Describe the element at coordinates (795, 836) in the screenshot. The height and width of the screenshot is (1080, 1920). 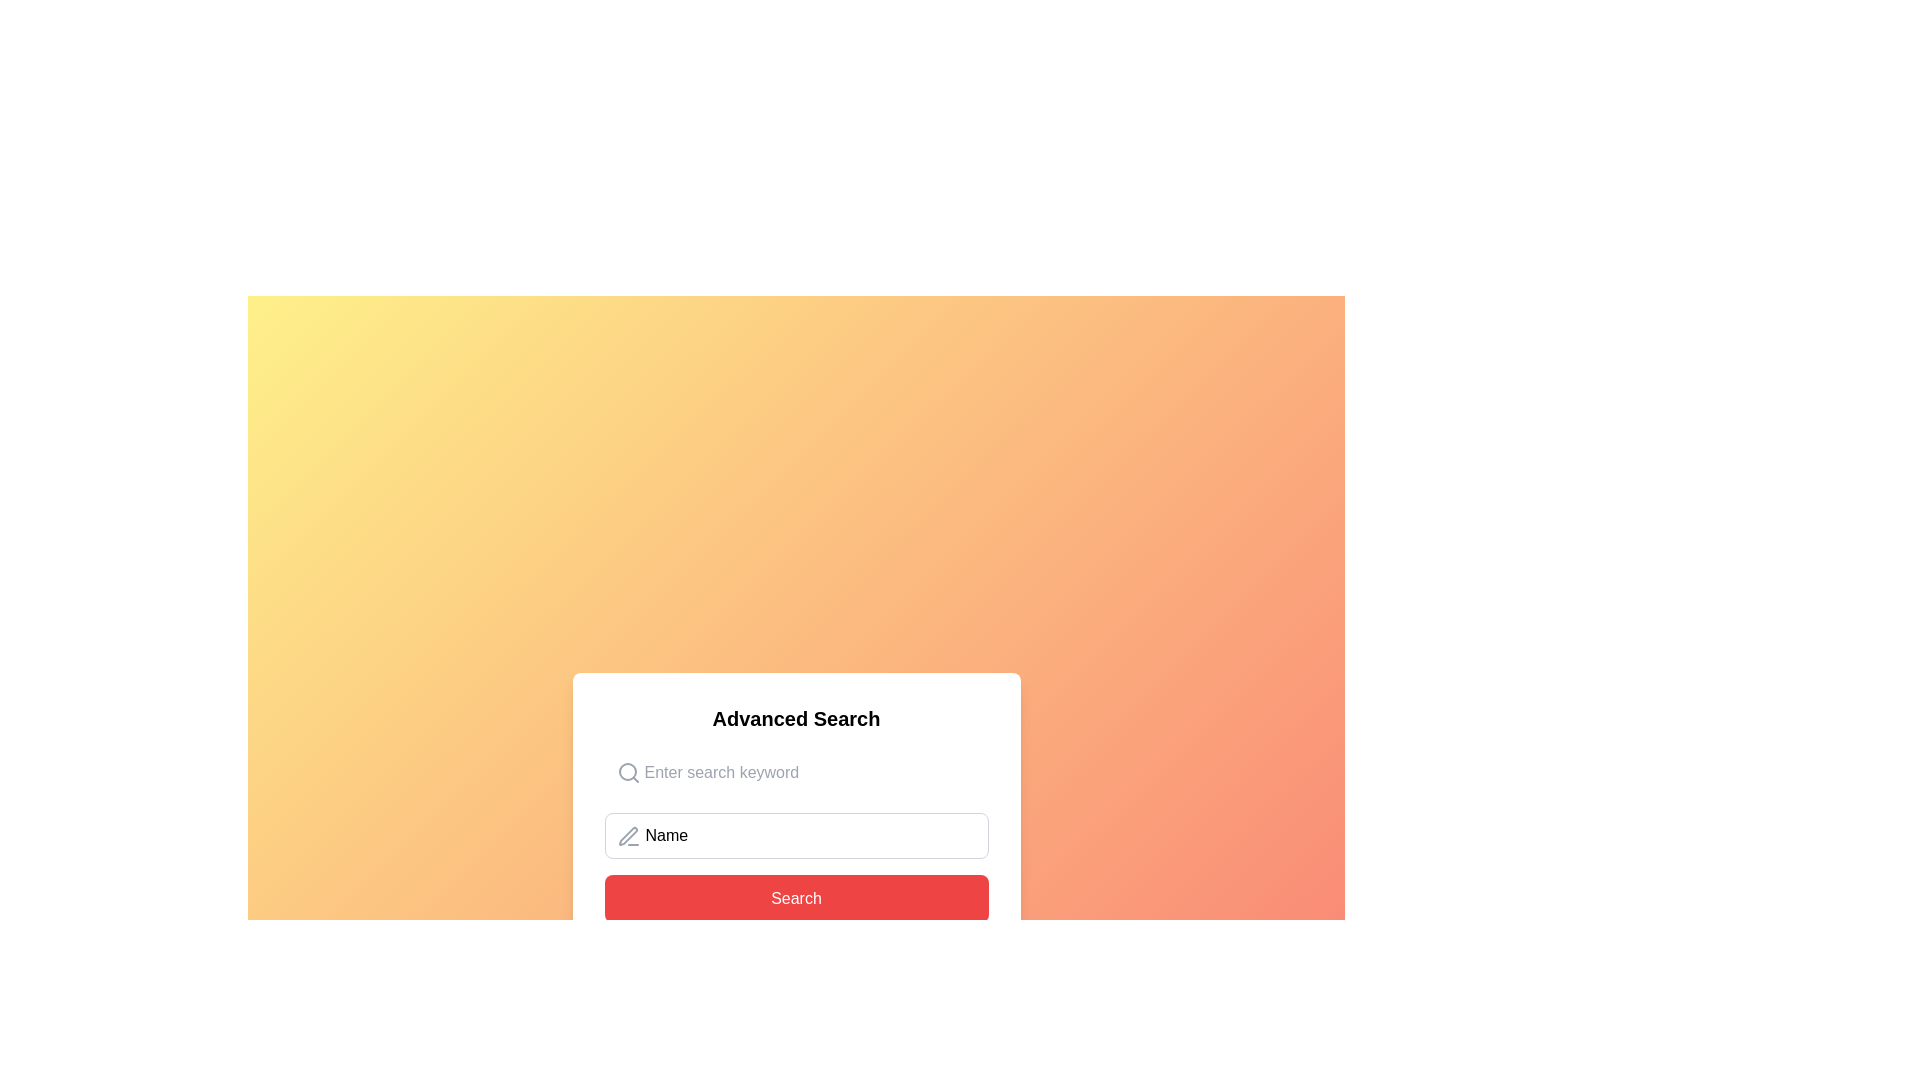
I see `the input field labeled 'Name' in the 'Advanced Search' panel using tab navigation` at that location.